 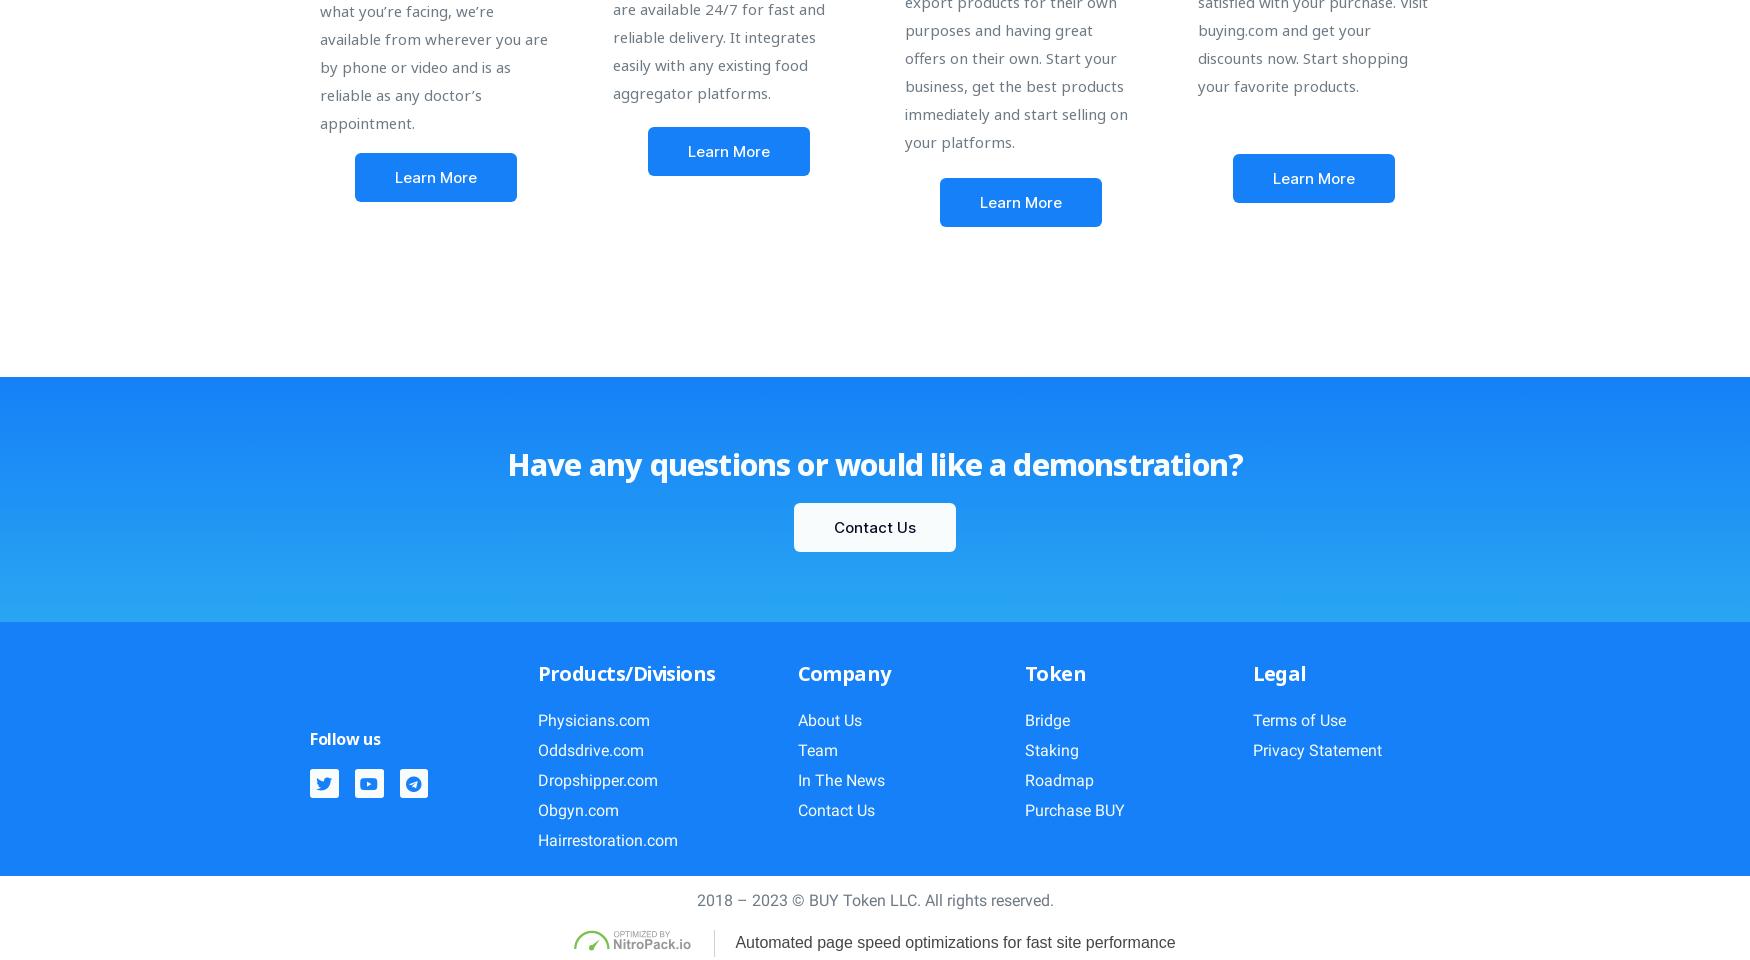 I want to click on '2018 – 2023 © BUY Token LLC. All rights reserved.', so click(x=874, y=898).